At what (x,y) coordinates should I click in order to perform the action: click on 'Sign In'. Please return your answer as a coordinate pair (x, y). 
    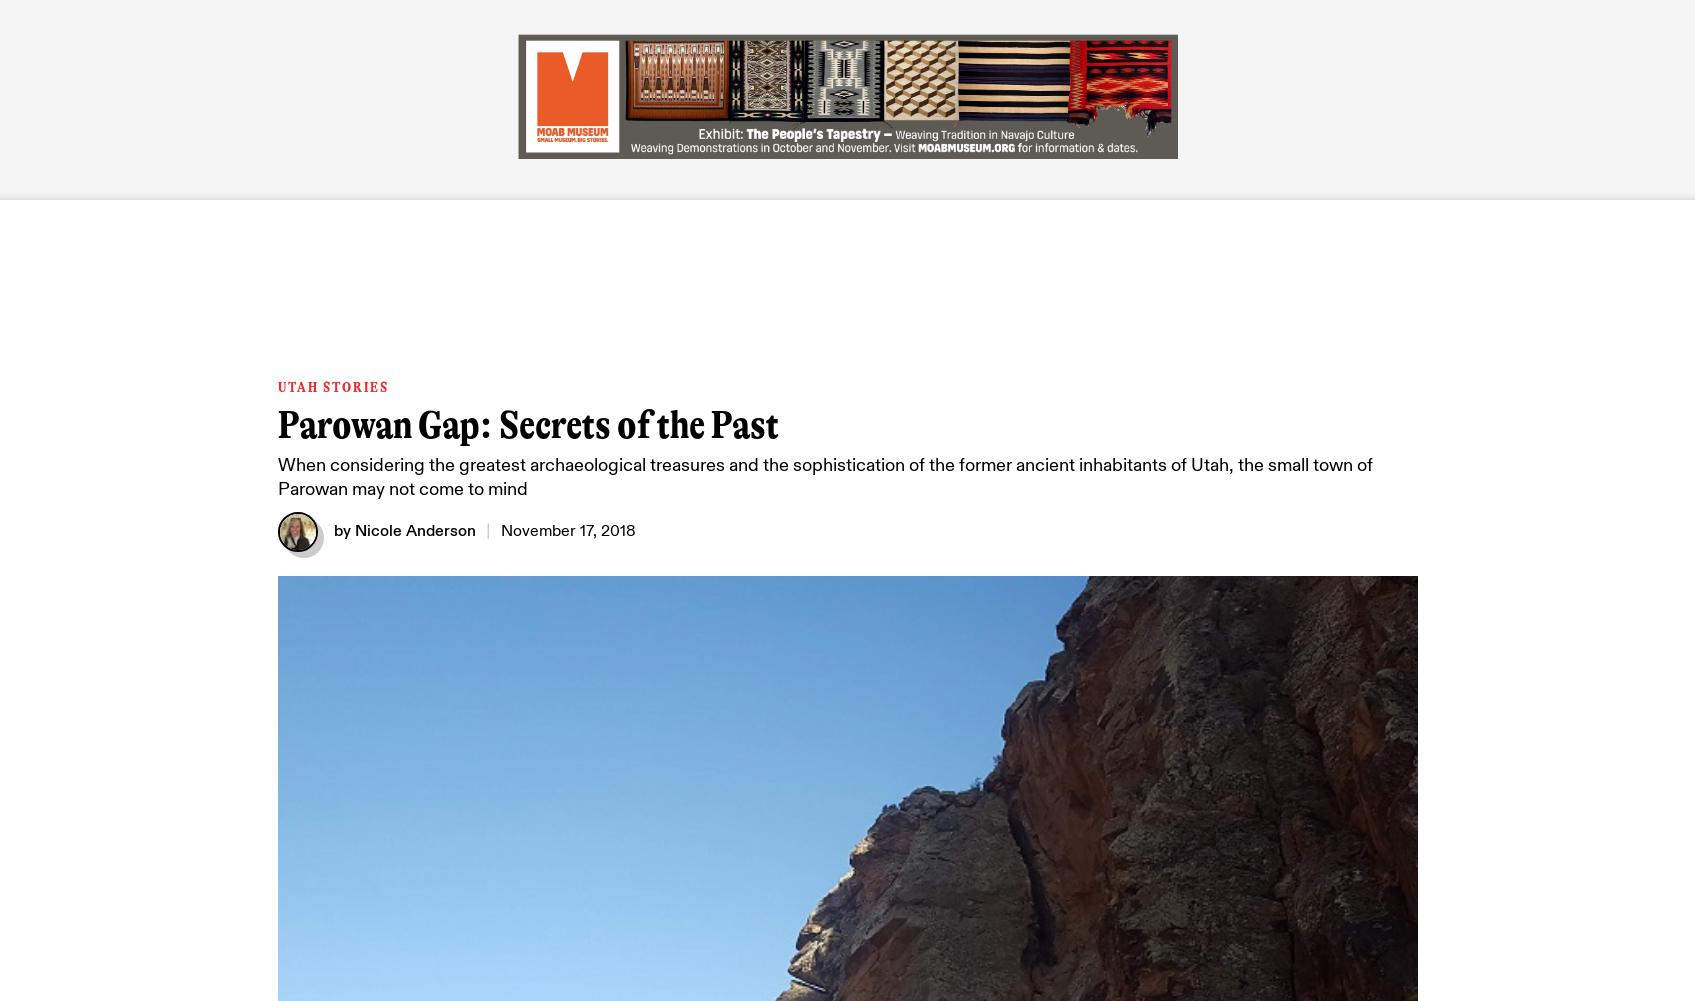
    Looking at the image, I should click on (1358, 39).